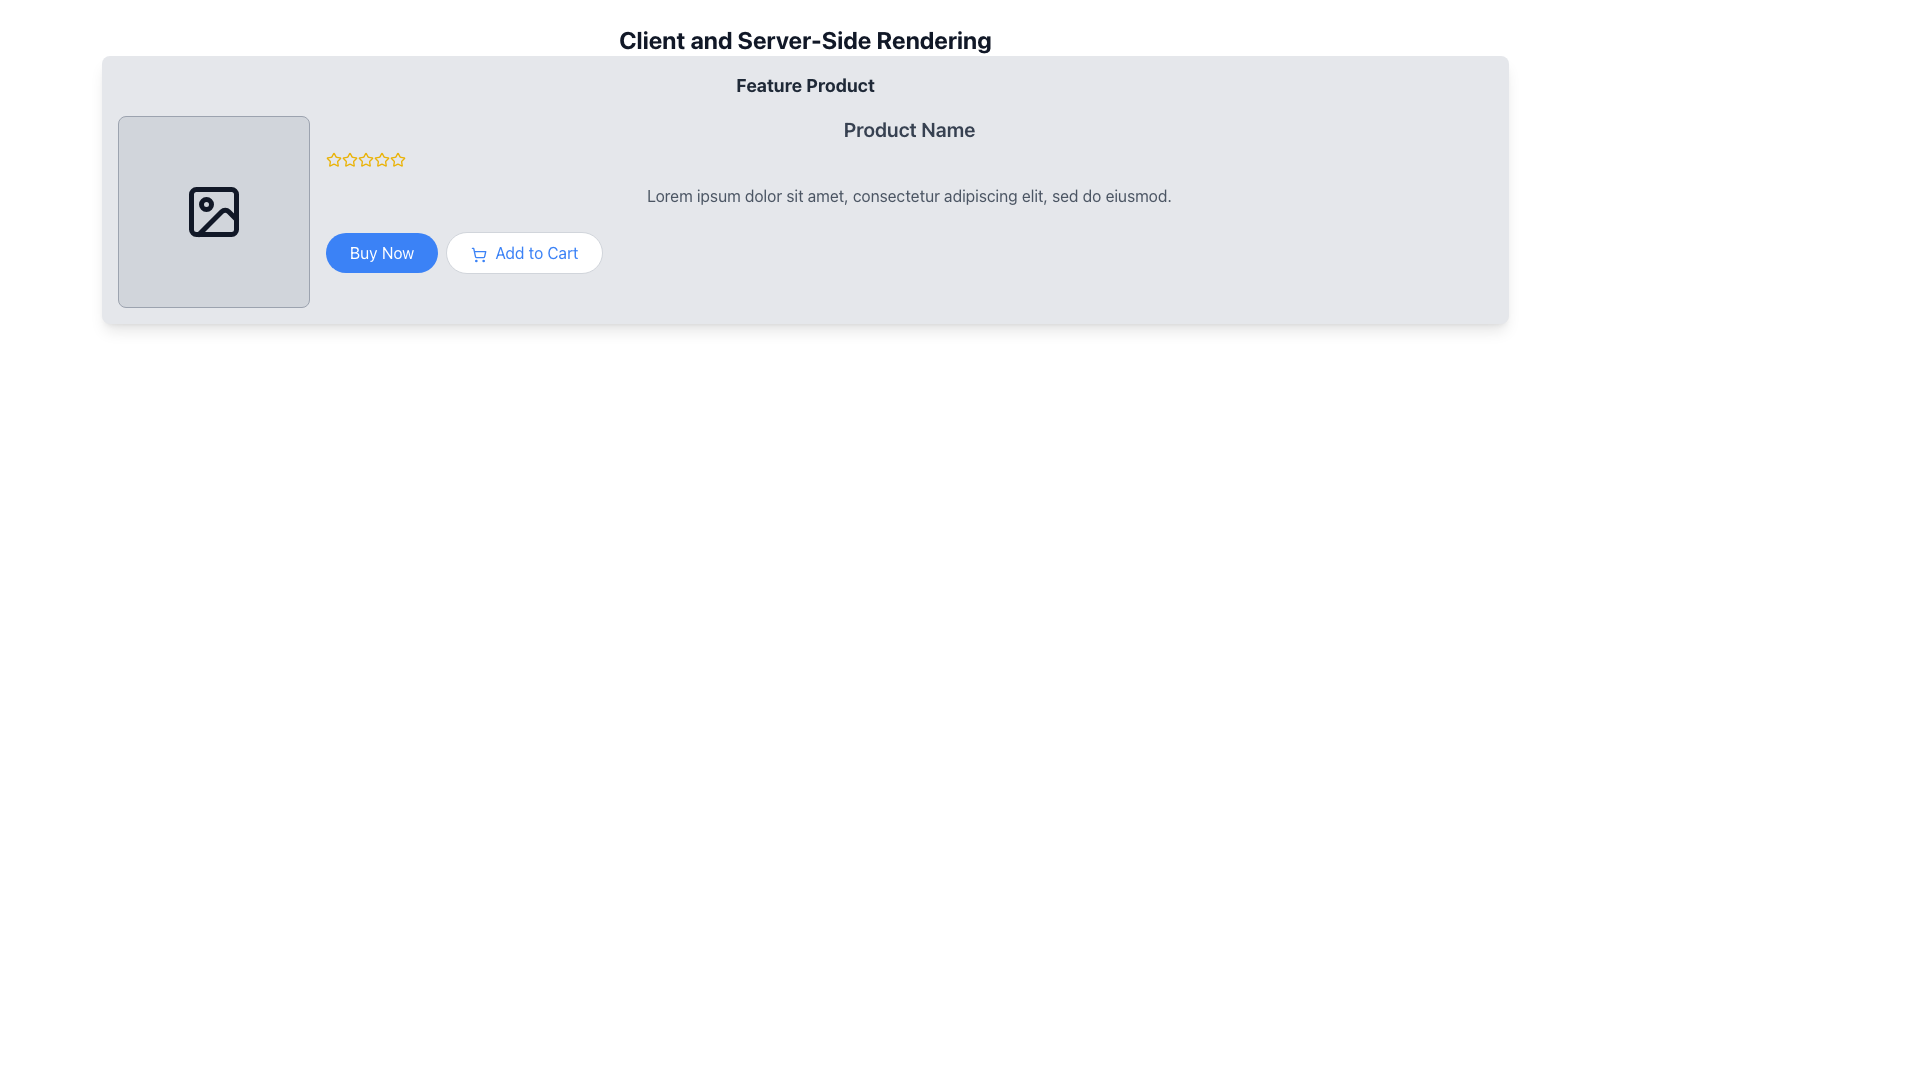 The image size is (1920, 1080). I want to click on the 'Buy Now' button, so click(382, 252).